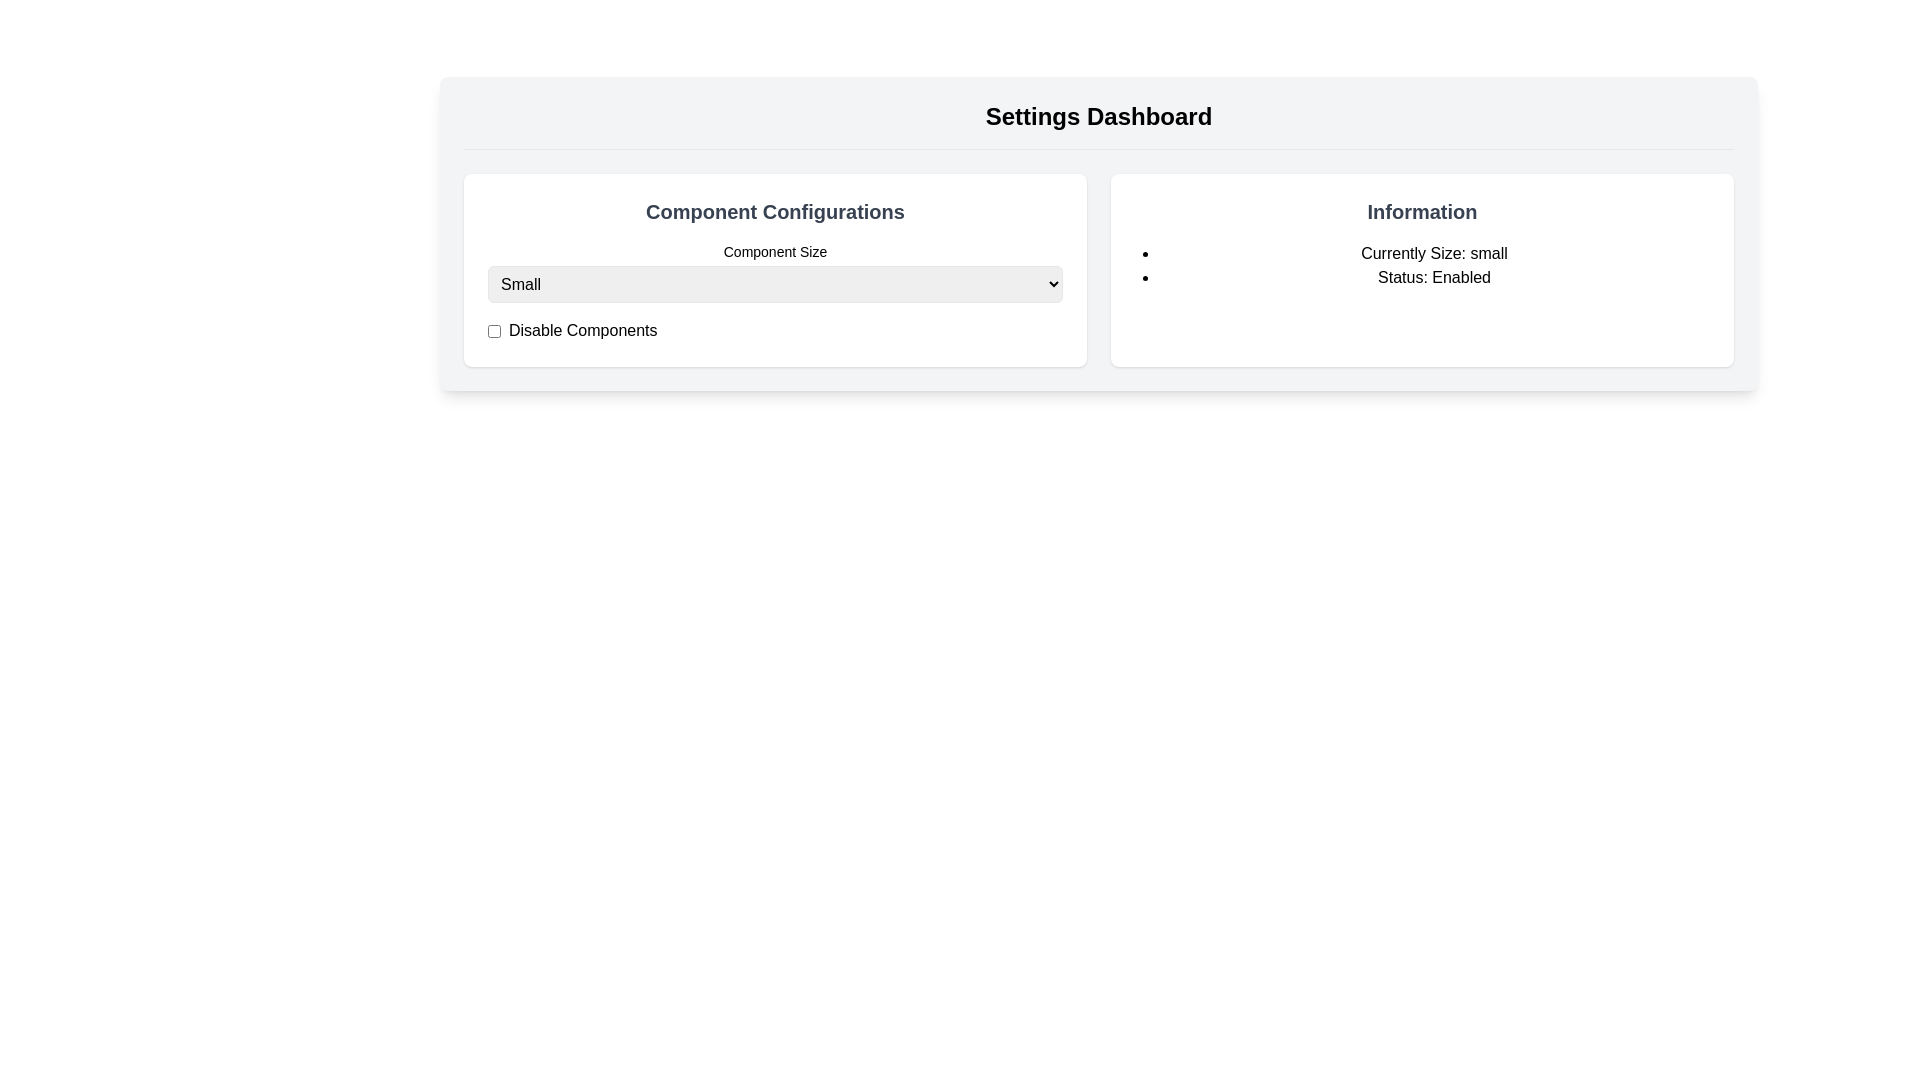 The height and width of the screenshot is (1080, 1920). Describe the element at coordinates (1421, 270) in the screenshot. I see `the static informational card located in the right section of the two-column layout, positioned to the right of the 'Component Configurations' block` at that location.